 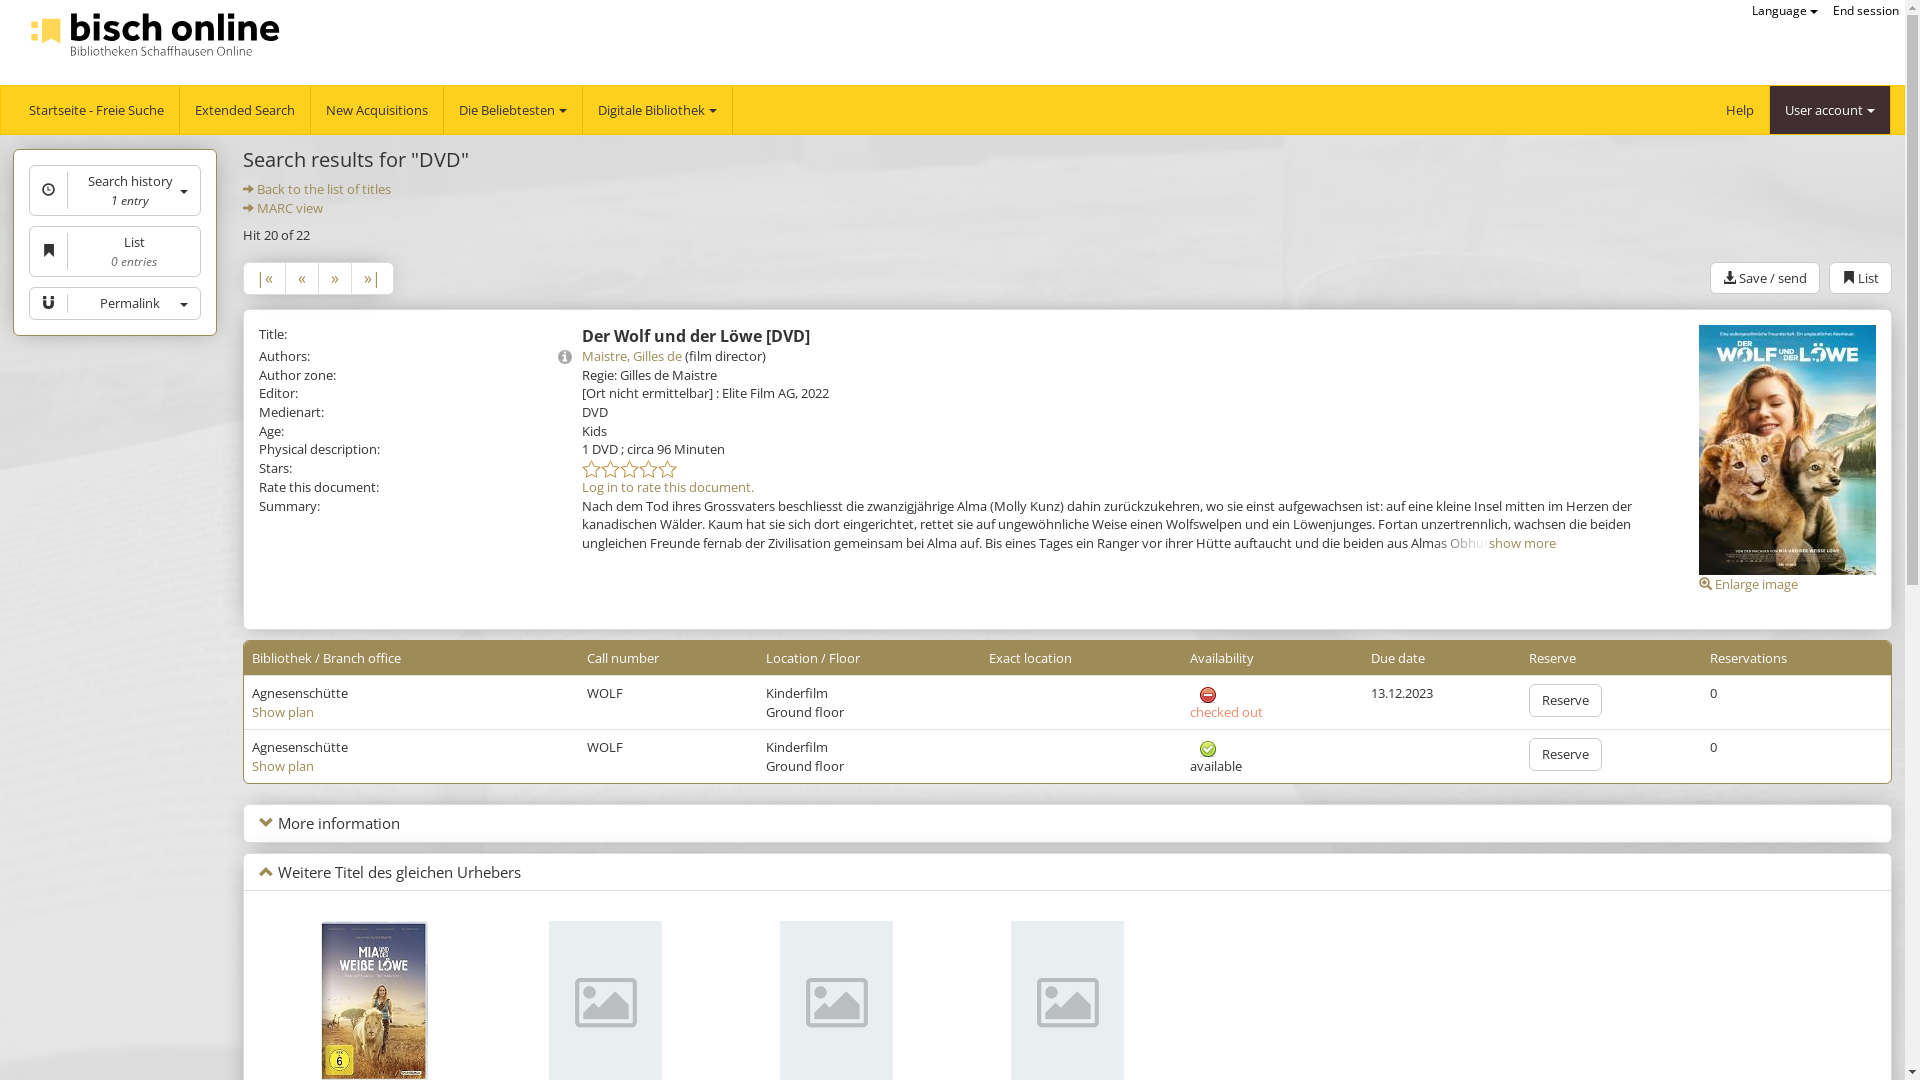 I want to click on 'Extended Search', so click(x=243, y=110).